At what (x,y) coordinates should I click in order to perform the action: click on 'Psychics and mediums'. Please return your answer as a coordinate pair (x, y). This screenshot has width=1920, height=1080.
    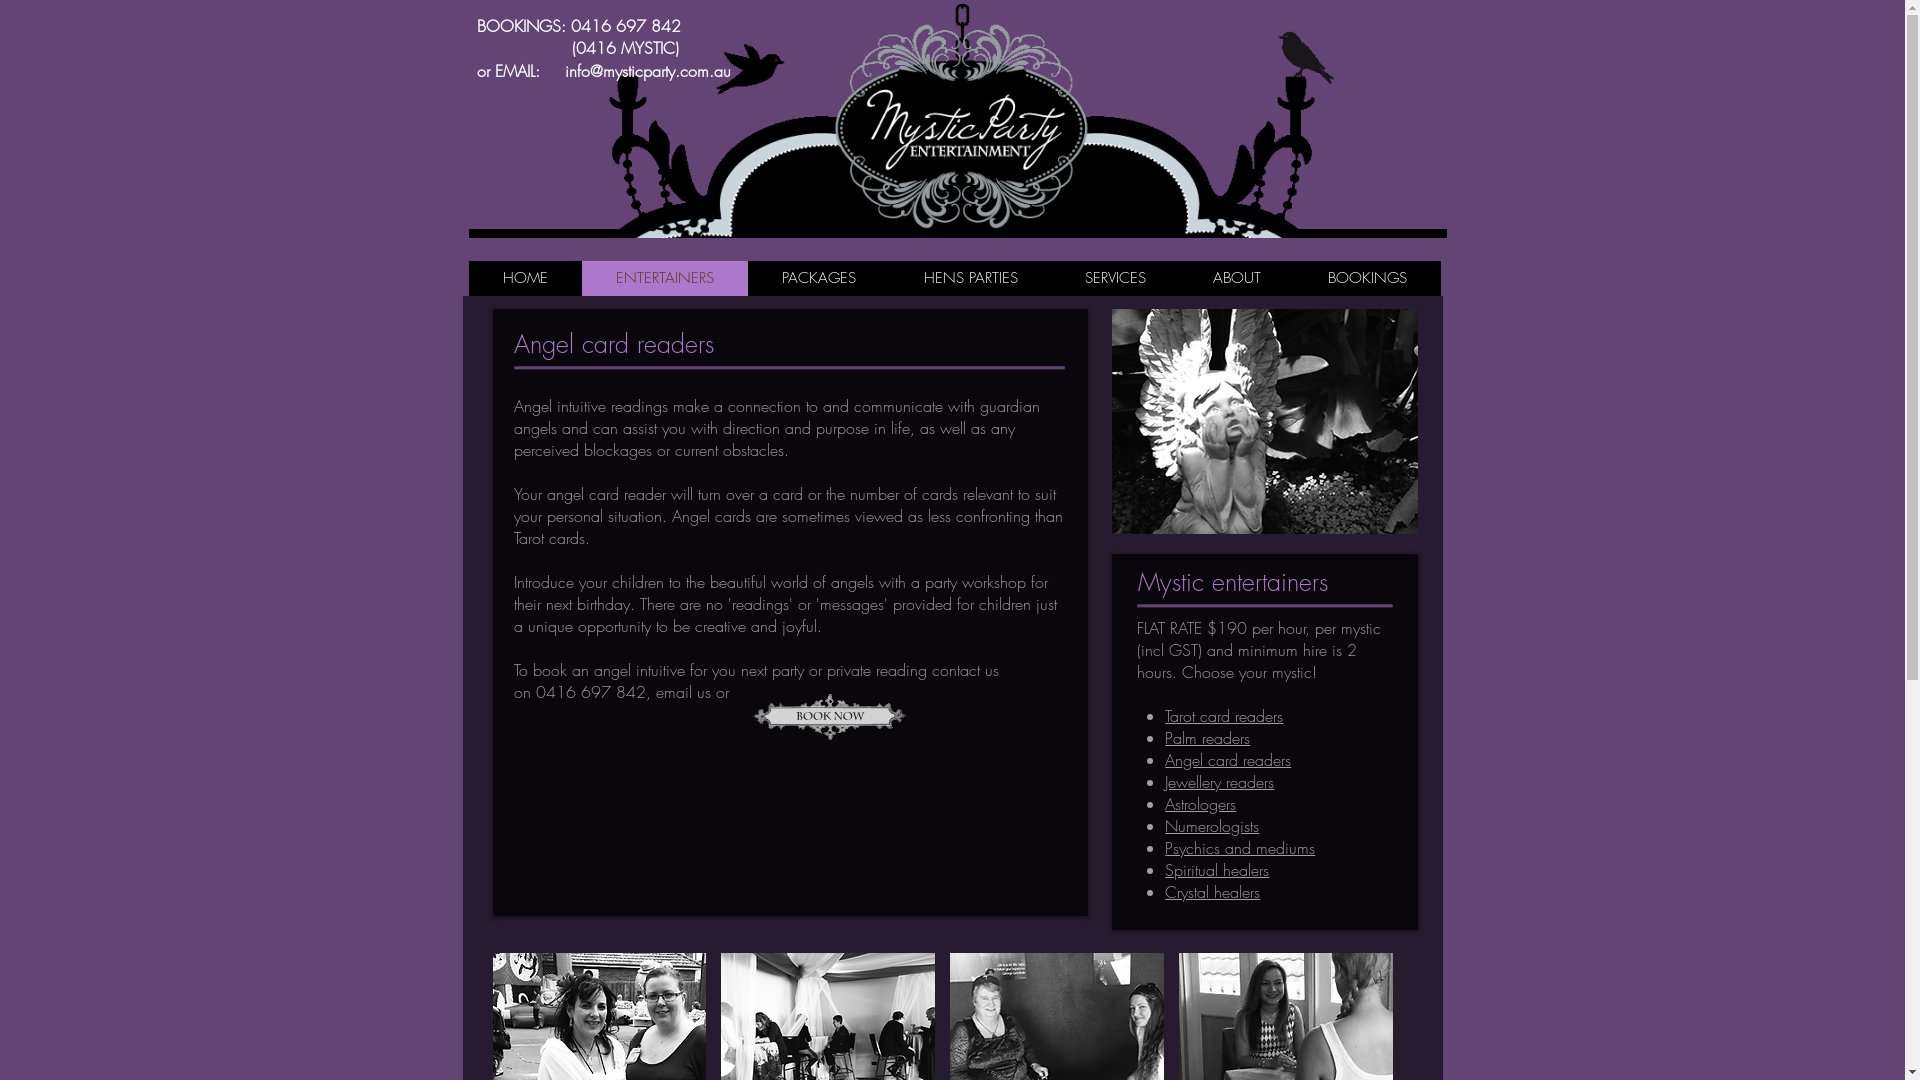
    Looking at the image, I should click on (1165, 848).